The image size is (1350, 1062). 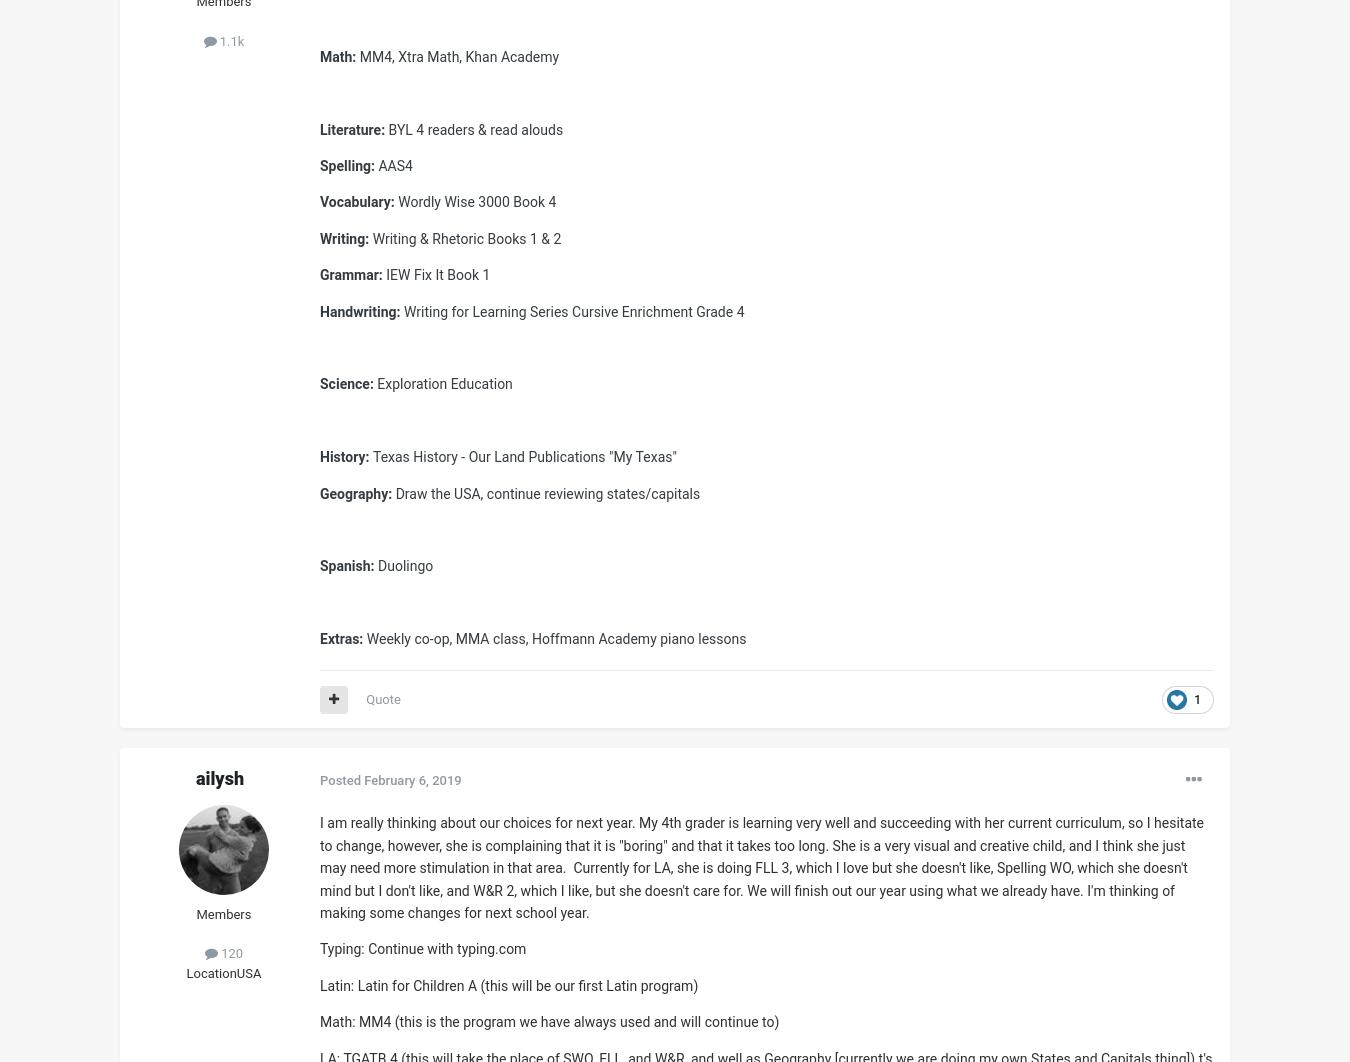 I want to click on 'Writing:', so click(x=318, y=237).